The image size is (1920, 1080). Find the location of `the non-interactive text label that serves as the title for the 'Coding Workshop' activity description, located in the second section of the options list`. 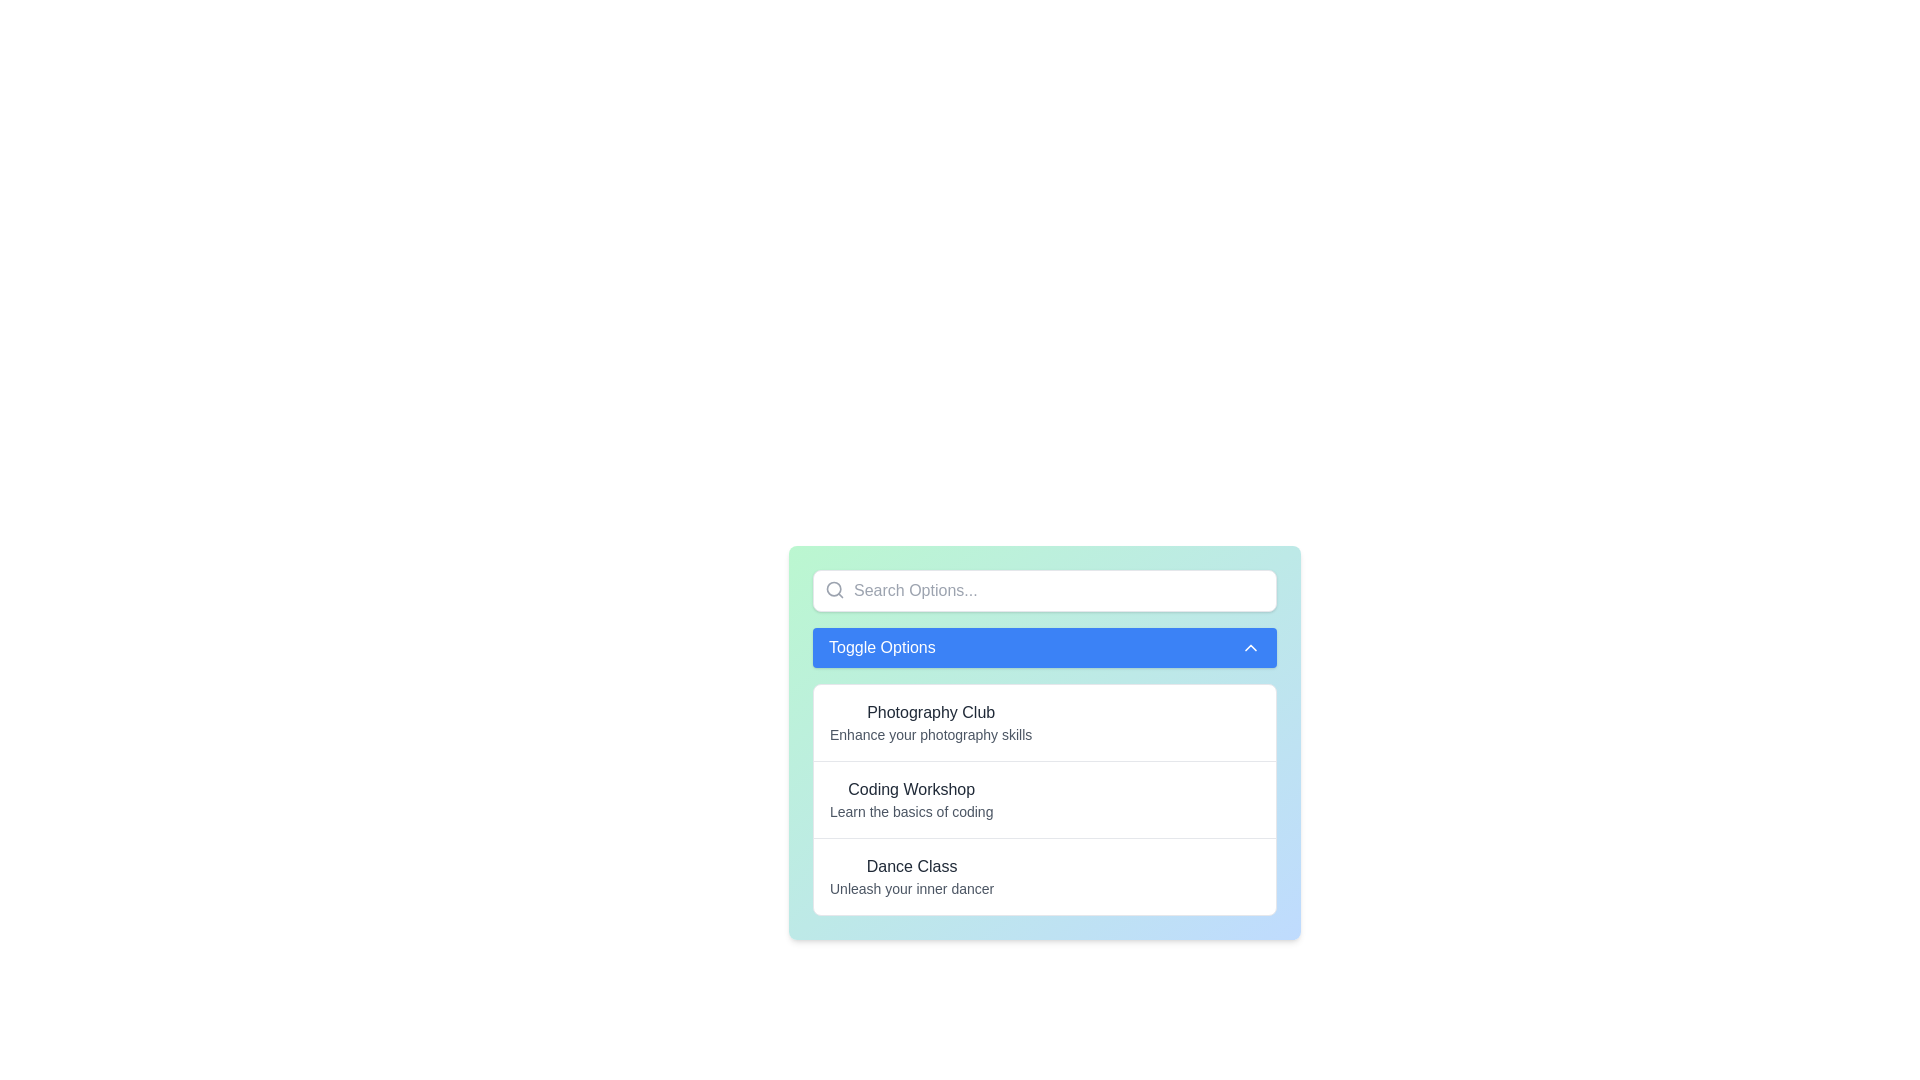

the non-interactive text label that serves as the title for the 'Coding Workshop' activity description, located in the second section of the options list is located at coordinates (910, 789).